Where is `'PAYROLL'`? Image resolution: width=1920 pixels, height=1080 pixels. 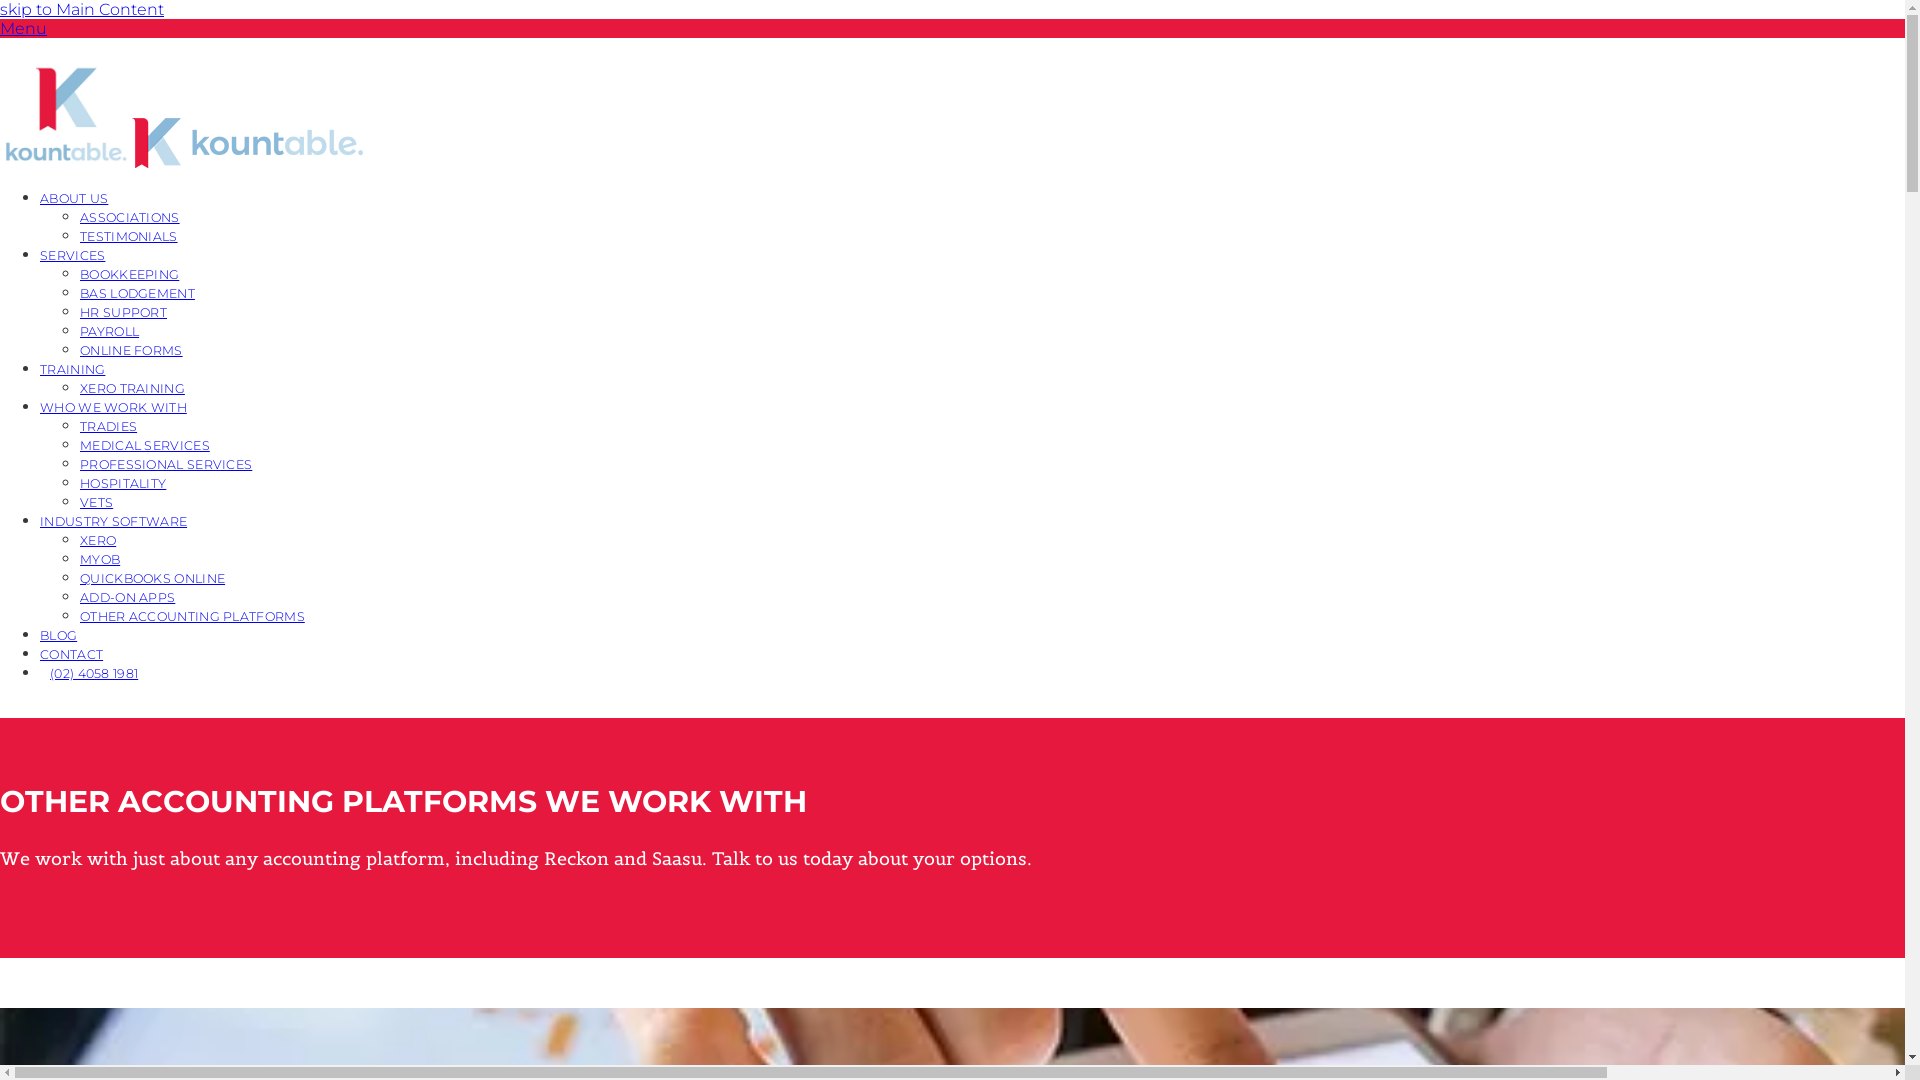
'PAYROLL' is located at coordinates (108, 329).